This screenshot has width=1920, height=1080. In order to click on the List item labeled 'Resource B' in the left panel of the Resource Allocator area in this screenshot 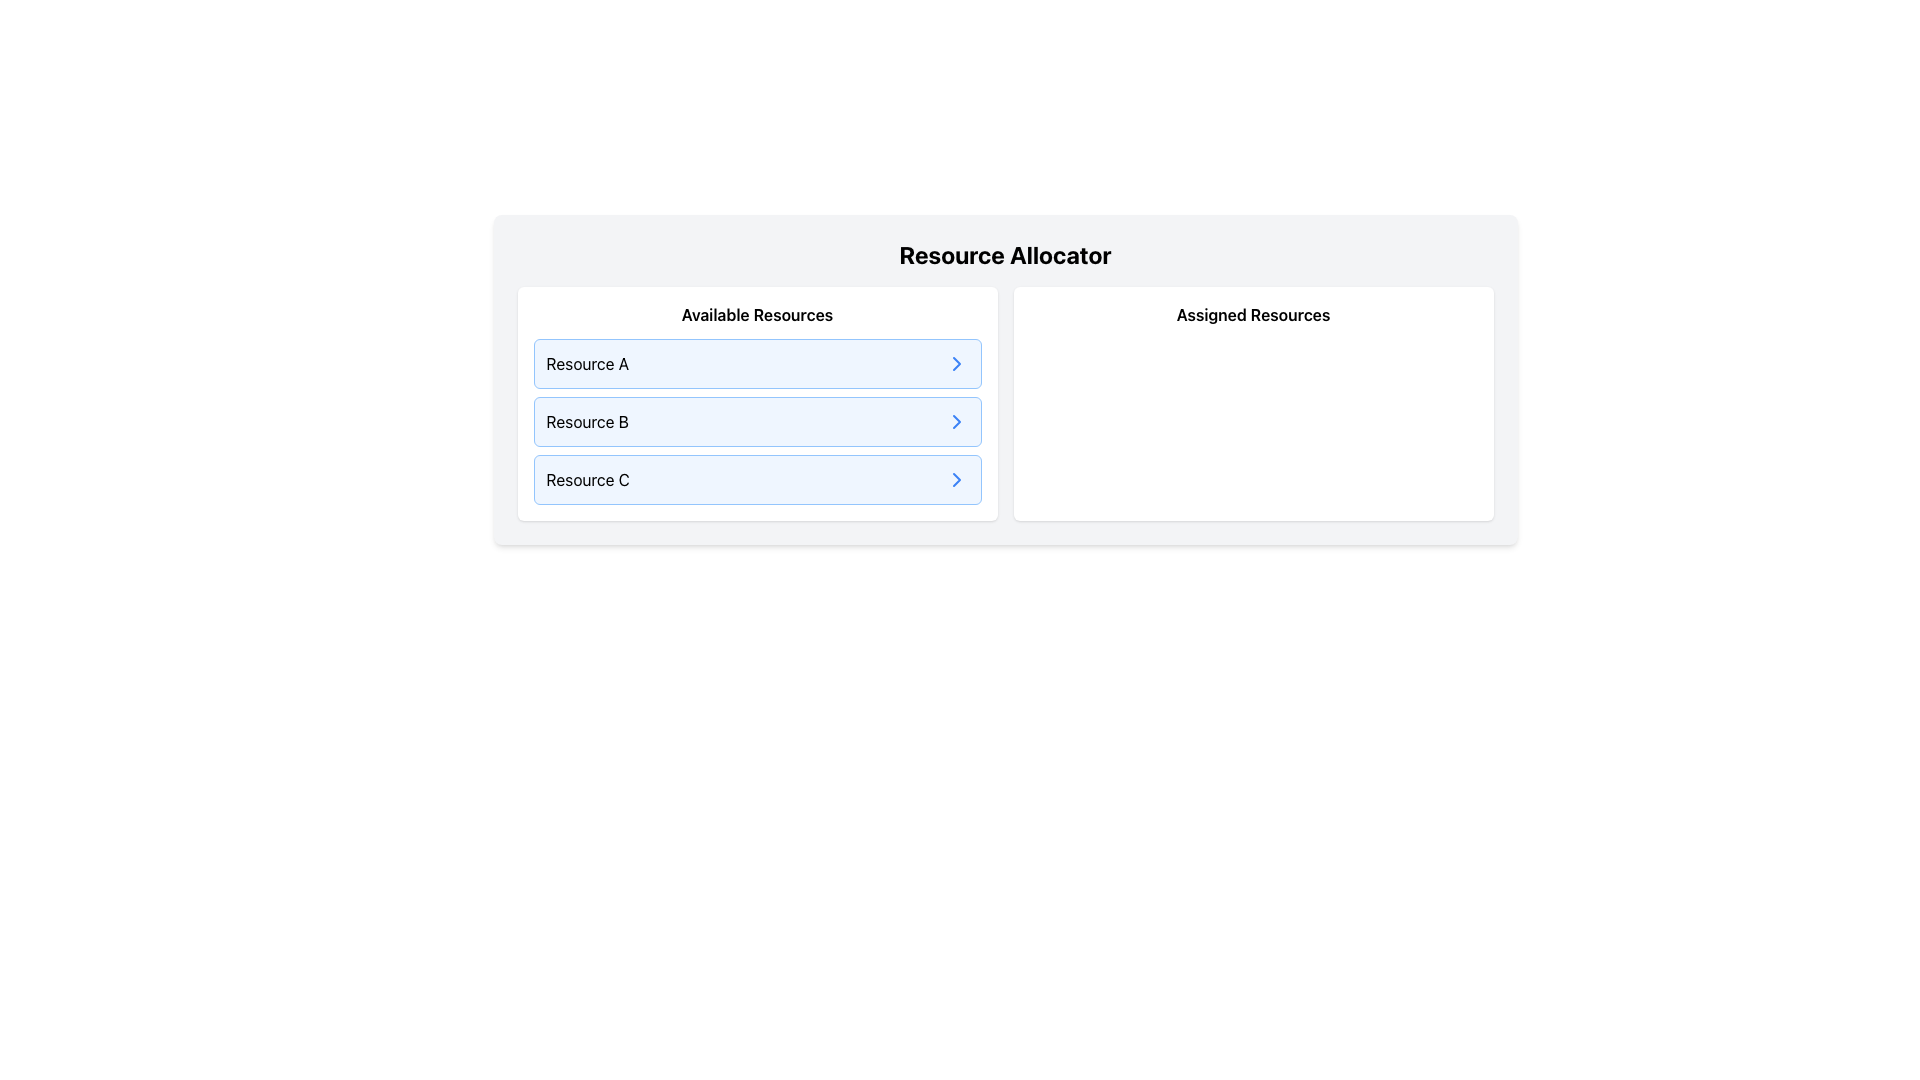, I will do `click(756, 420)`.